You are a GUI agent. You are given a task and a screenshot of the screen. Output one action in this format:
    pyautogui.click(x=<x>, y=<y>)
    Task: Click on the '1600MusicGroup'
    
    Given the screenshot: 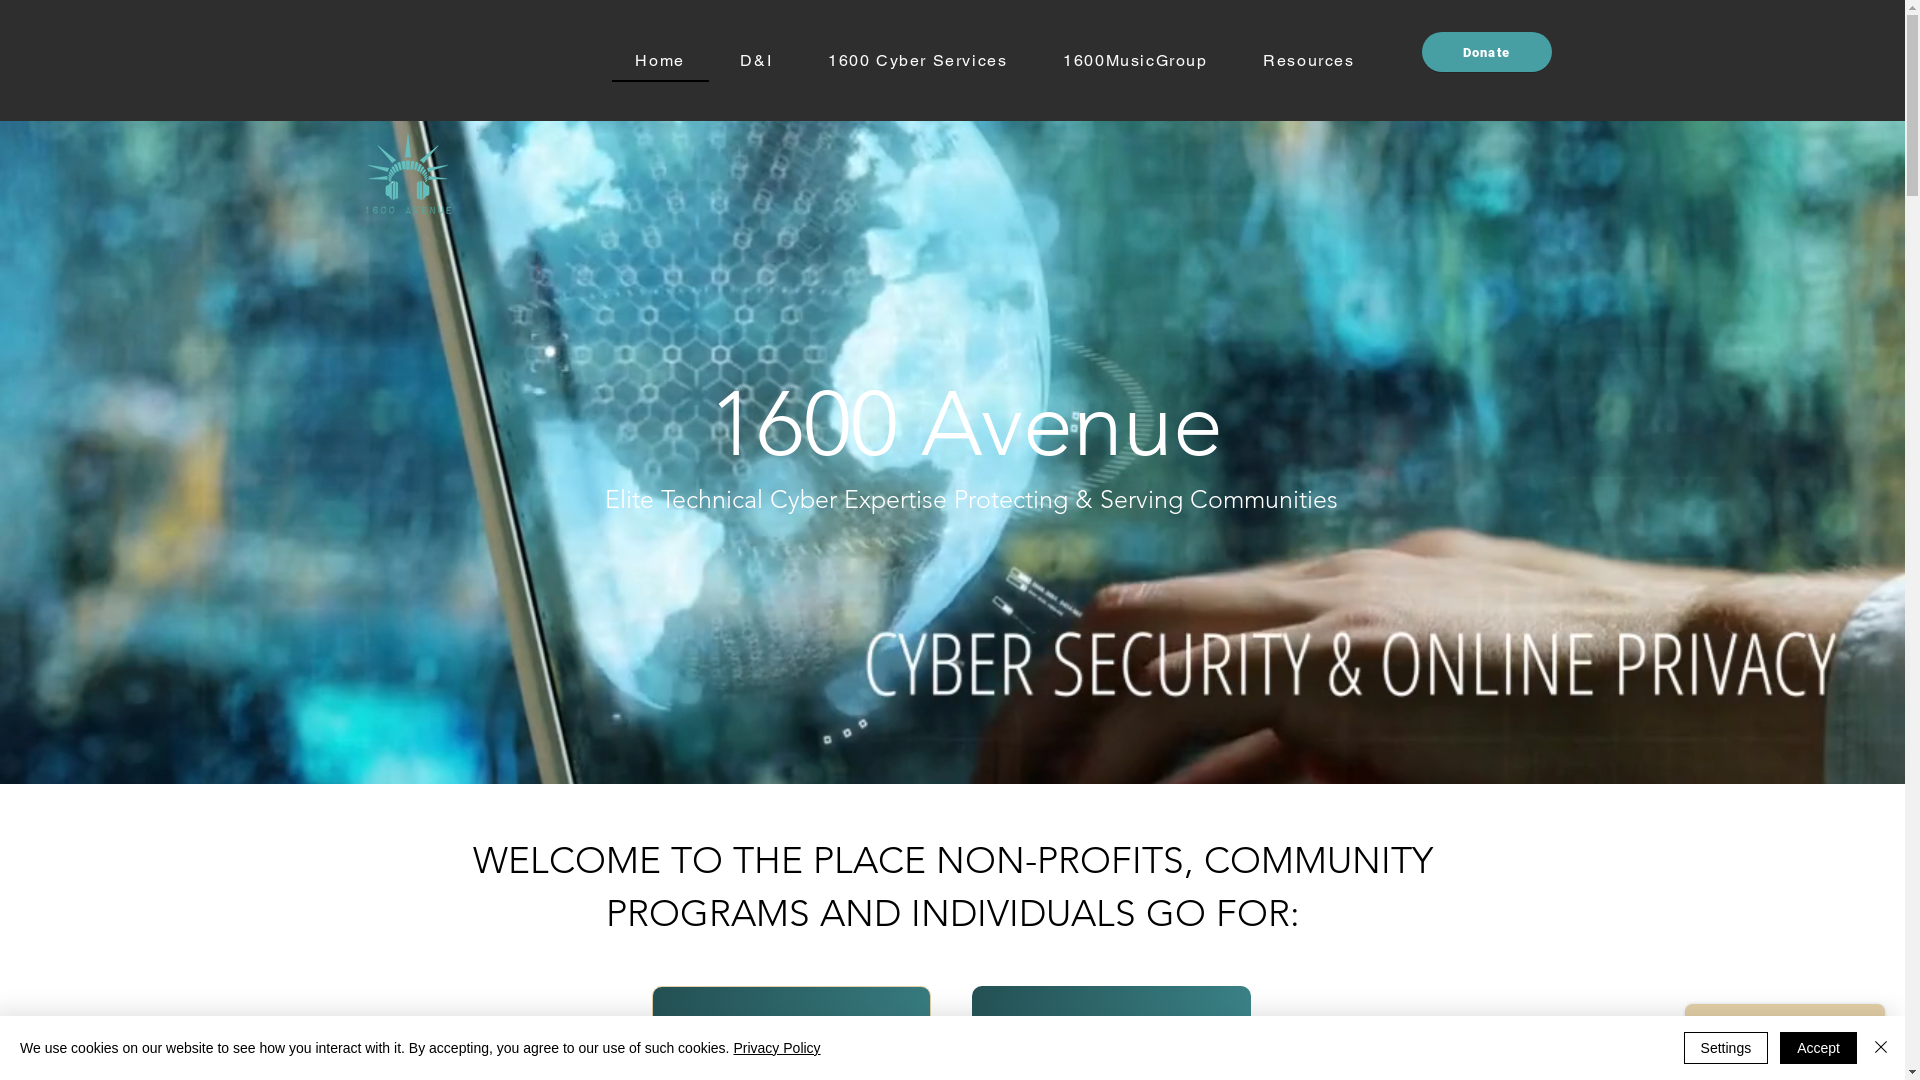 What is the action you would take?
    pyautogui.click(x=1134, y=60)
    